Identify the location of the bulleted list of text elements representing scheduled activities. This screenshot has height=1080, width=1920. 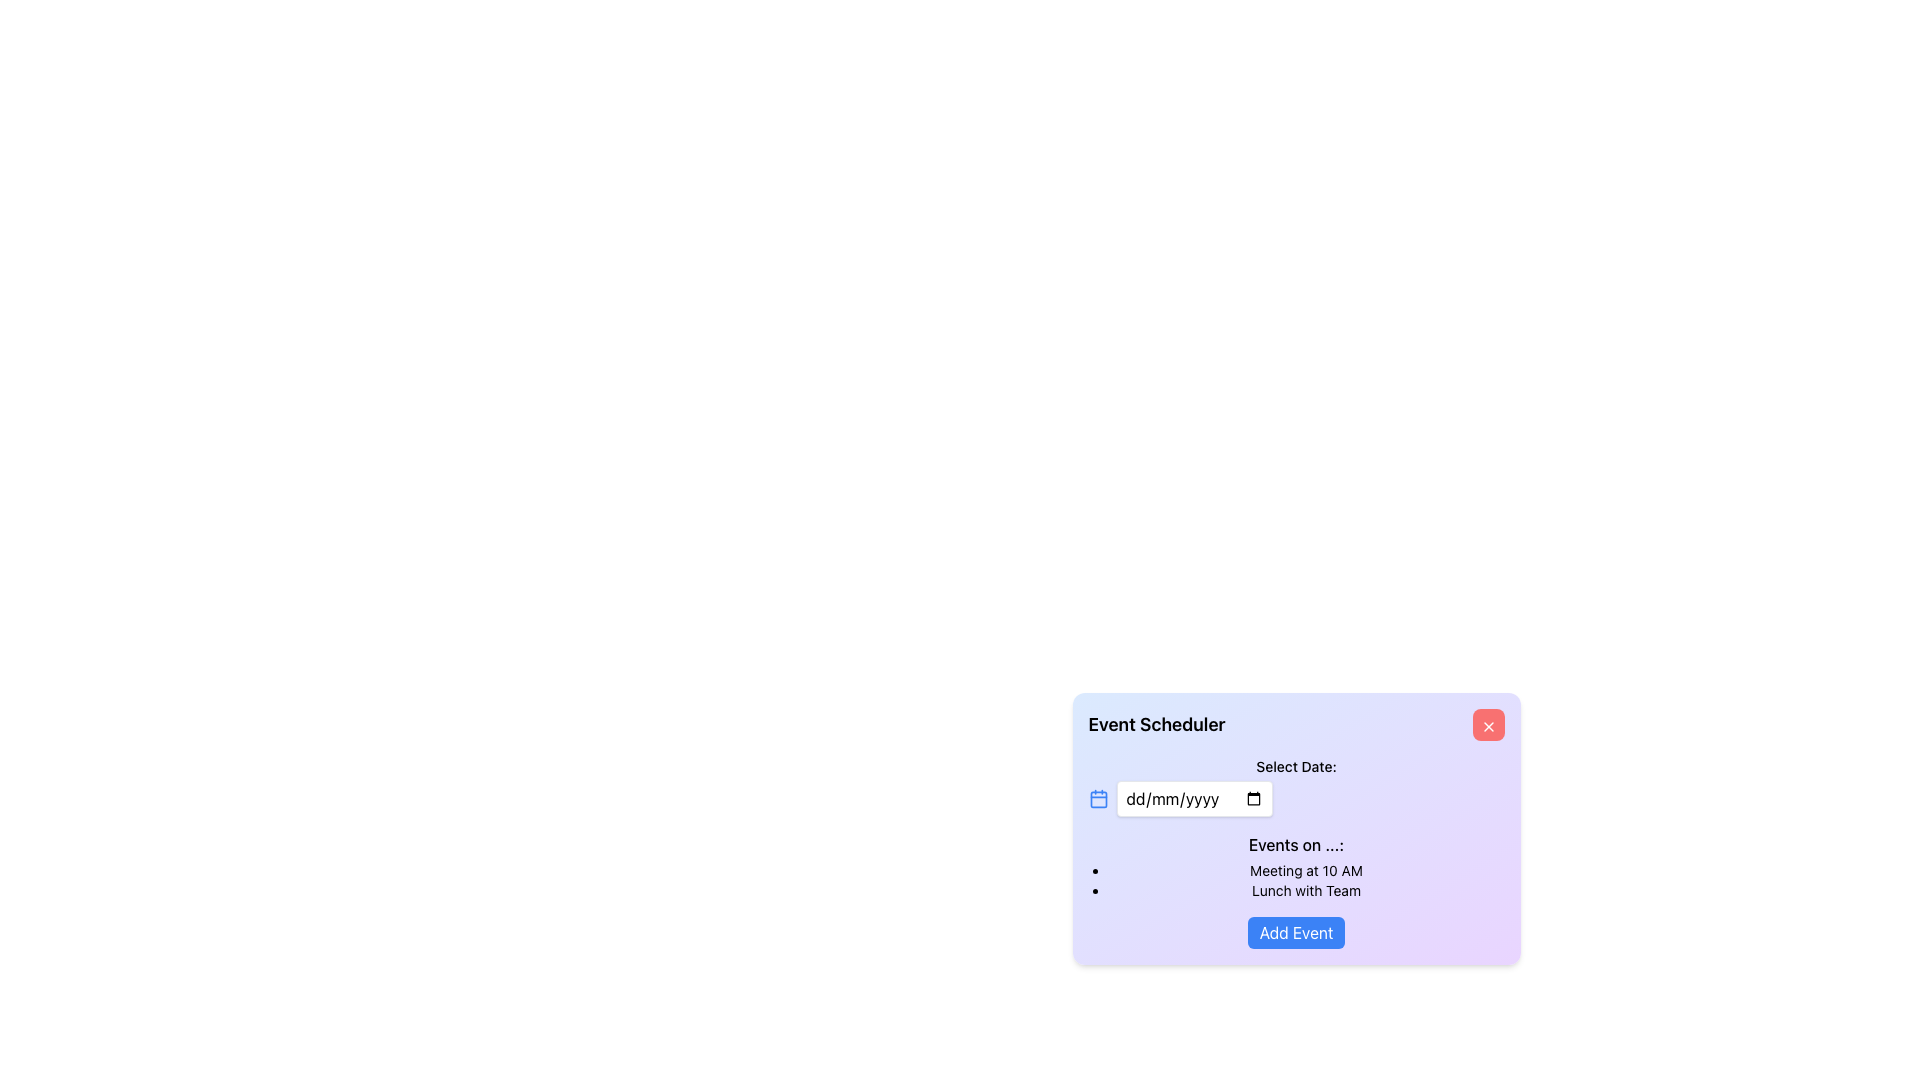
(1296, 879).